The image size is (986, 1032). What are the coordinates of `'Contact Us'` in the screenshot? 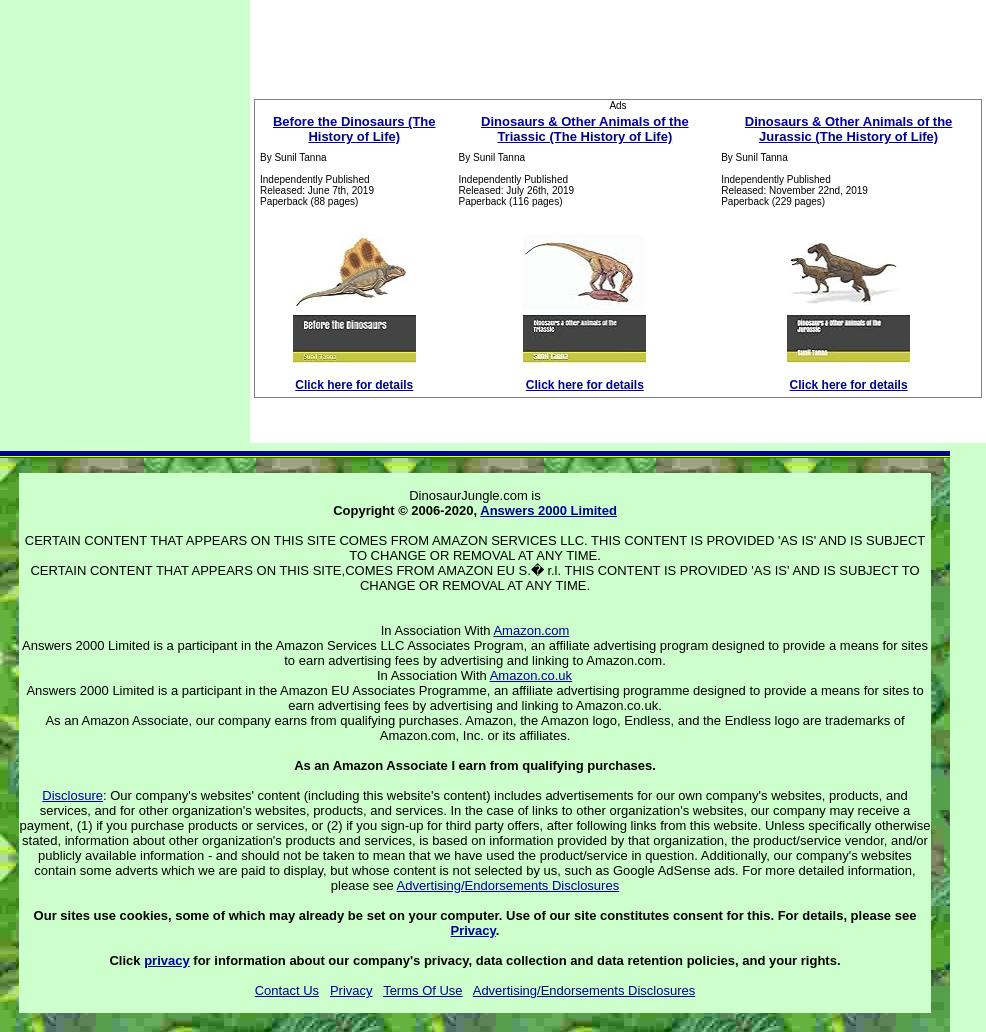 It's located at (286, 989).